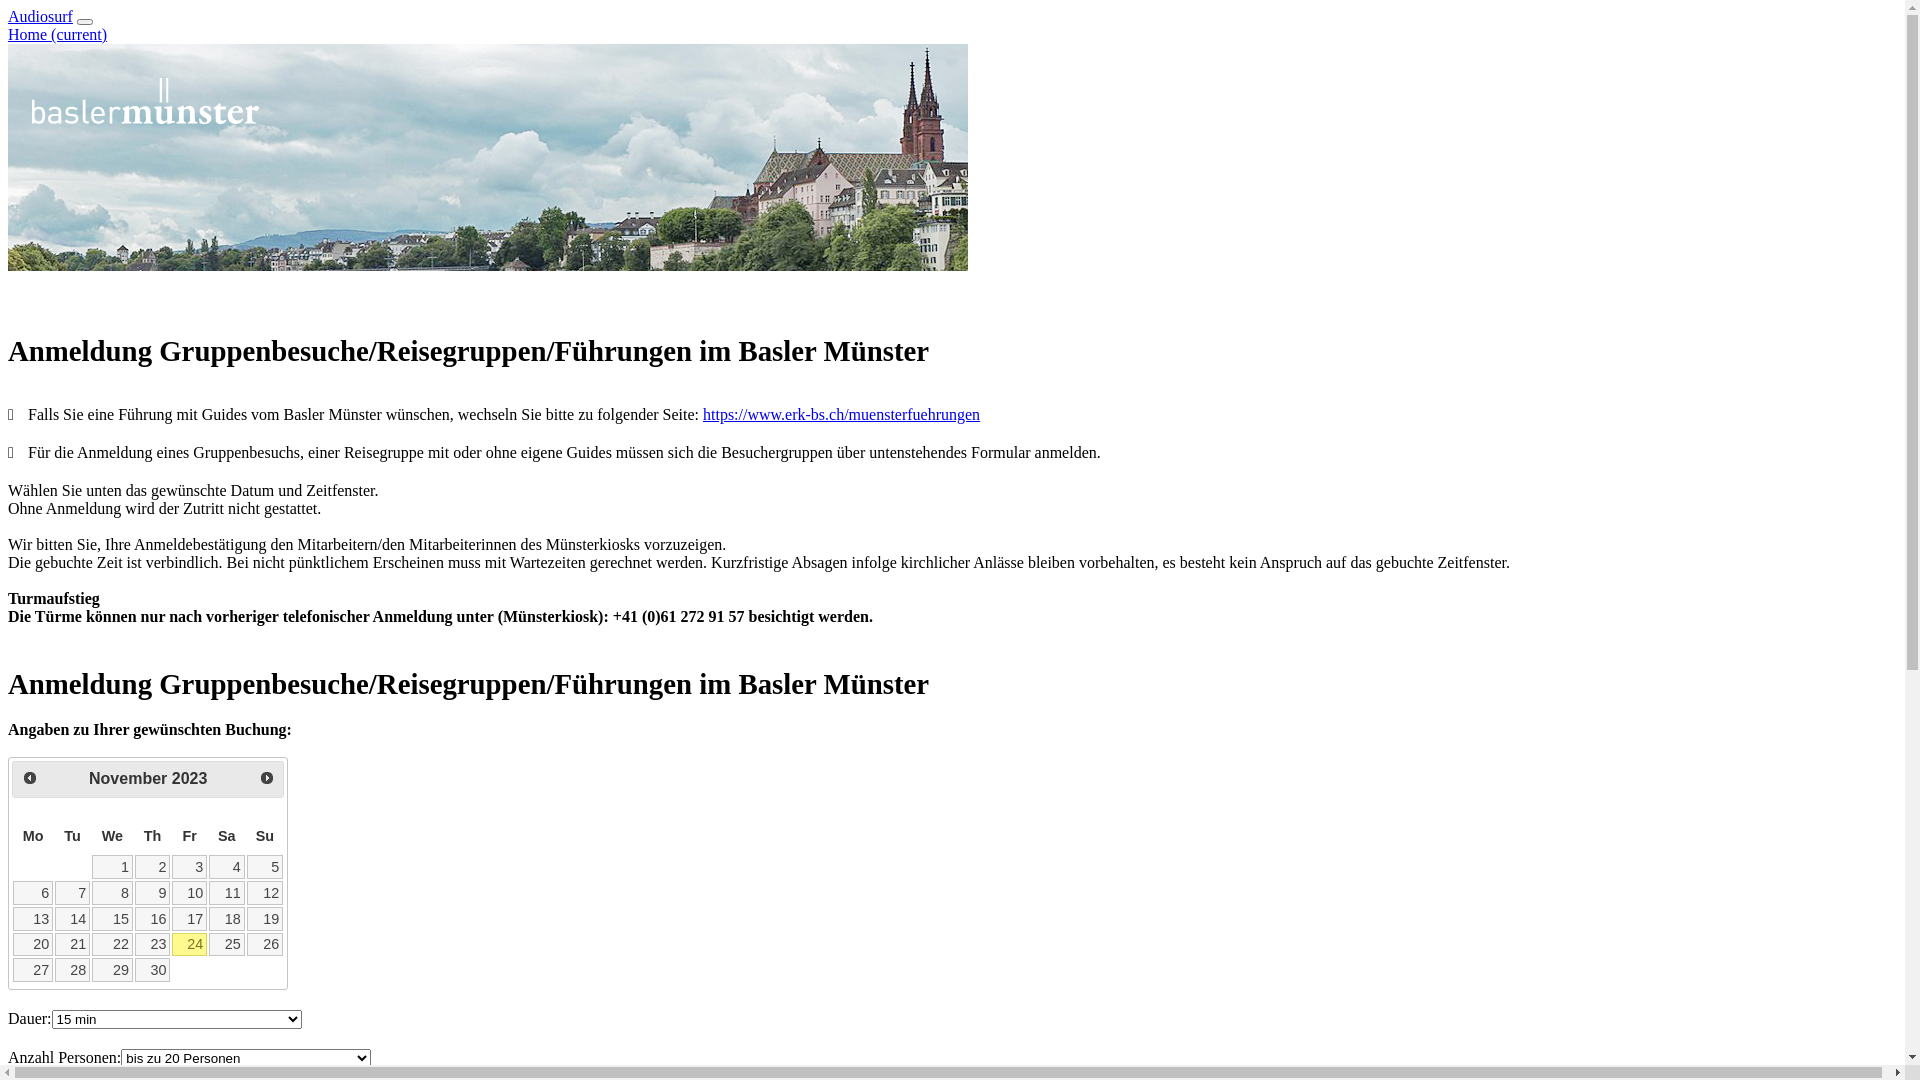  I want to click on '4', so click(226, 866).